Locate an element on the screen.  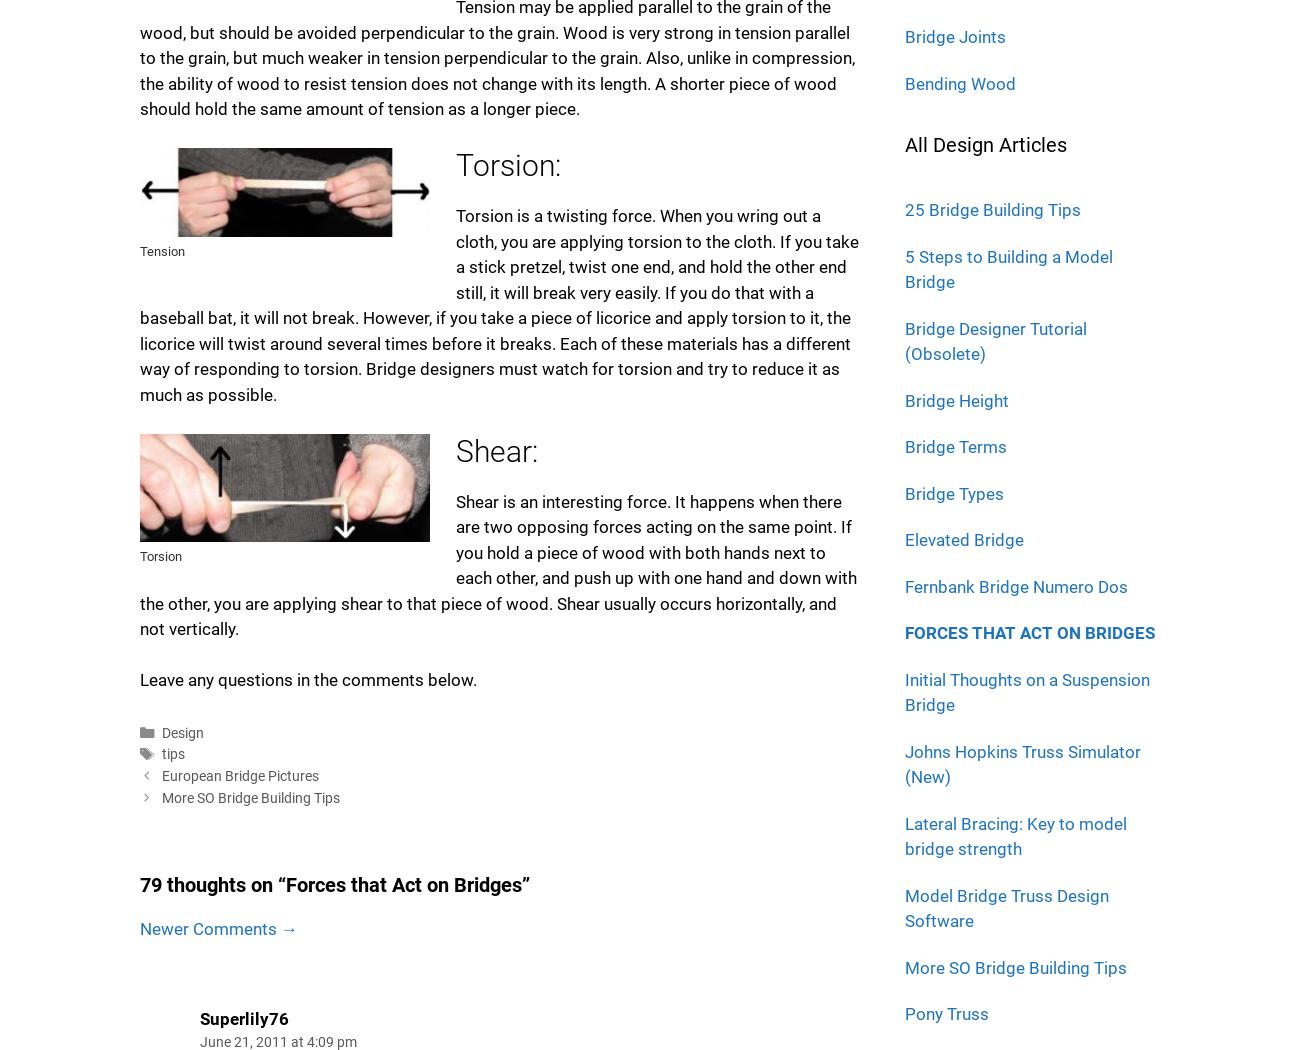
'European Bridge Pictures' is located at coordinates (159, 776).